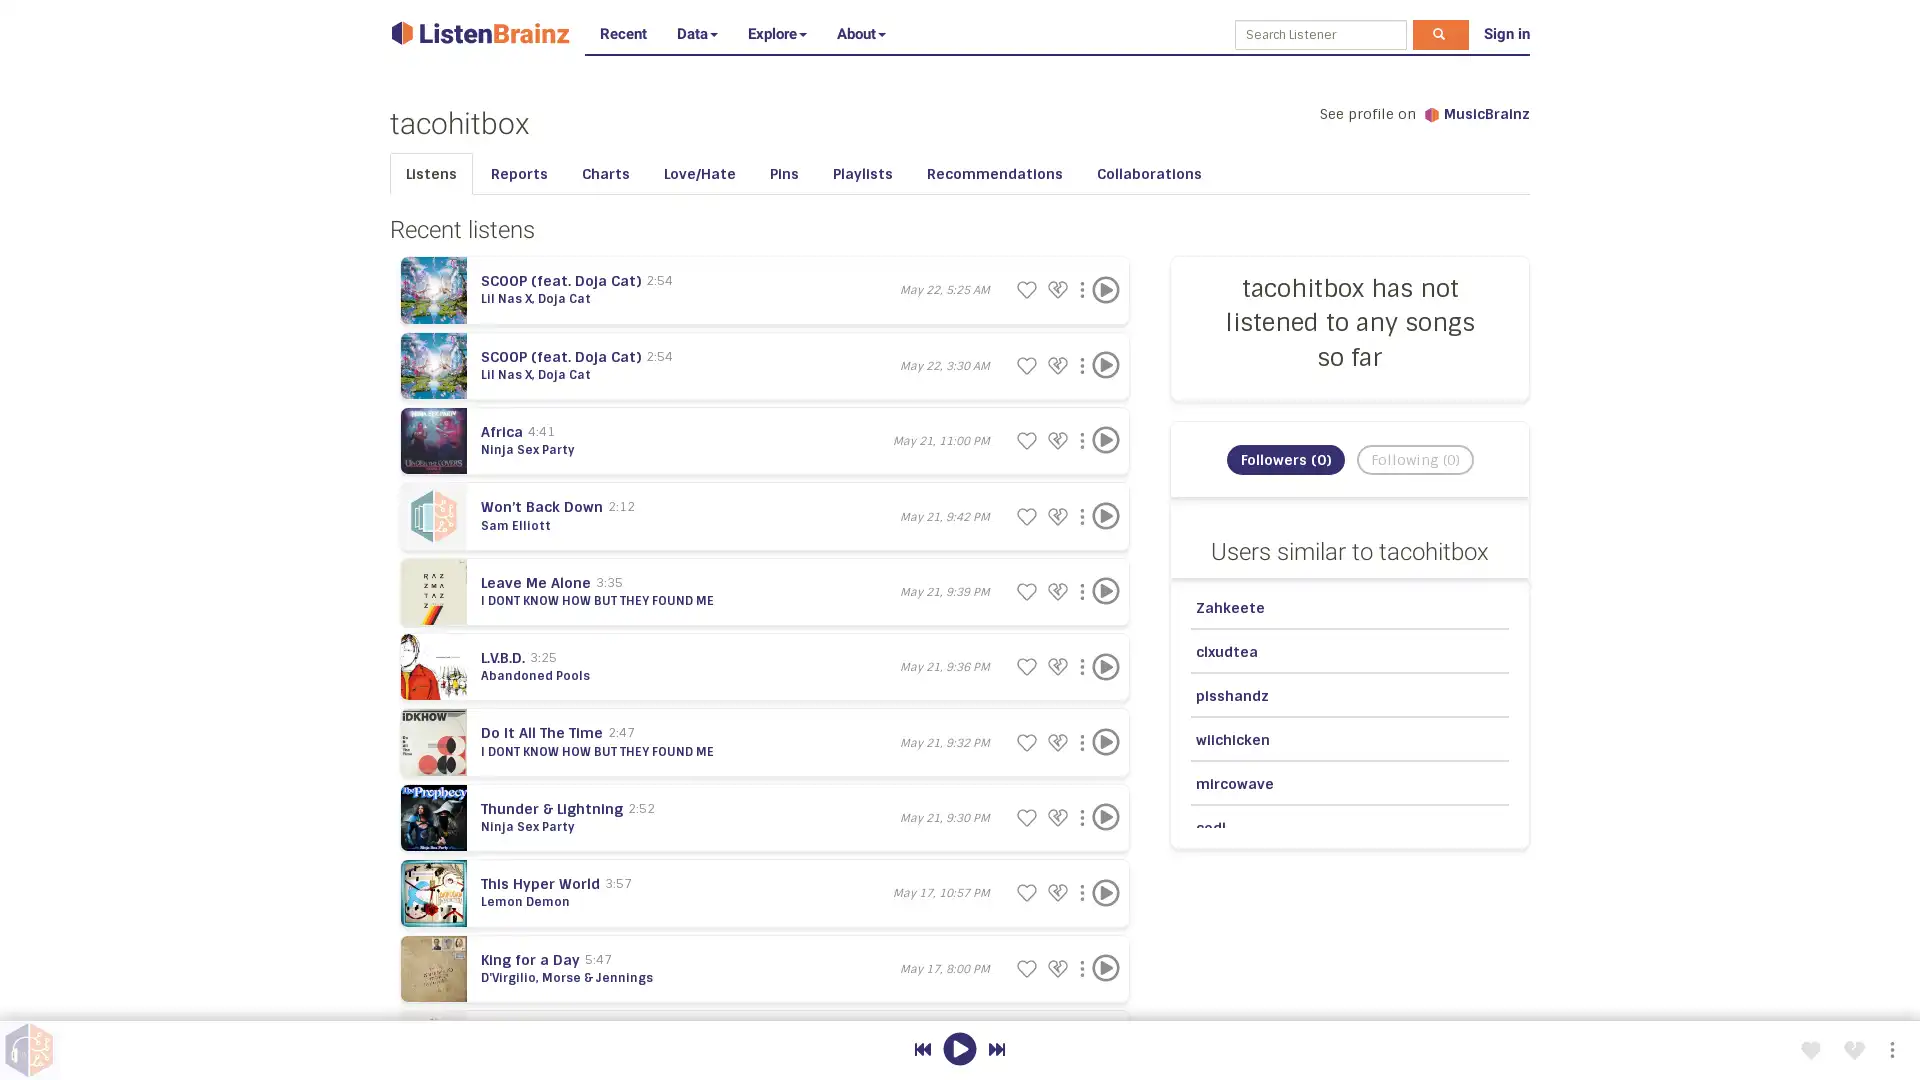 This screenshot has height=1080, width=1920. Describe the element at coordinates (1285, 508) in the screenshot. I see `Followers (0)` at that location.